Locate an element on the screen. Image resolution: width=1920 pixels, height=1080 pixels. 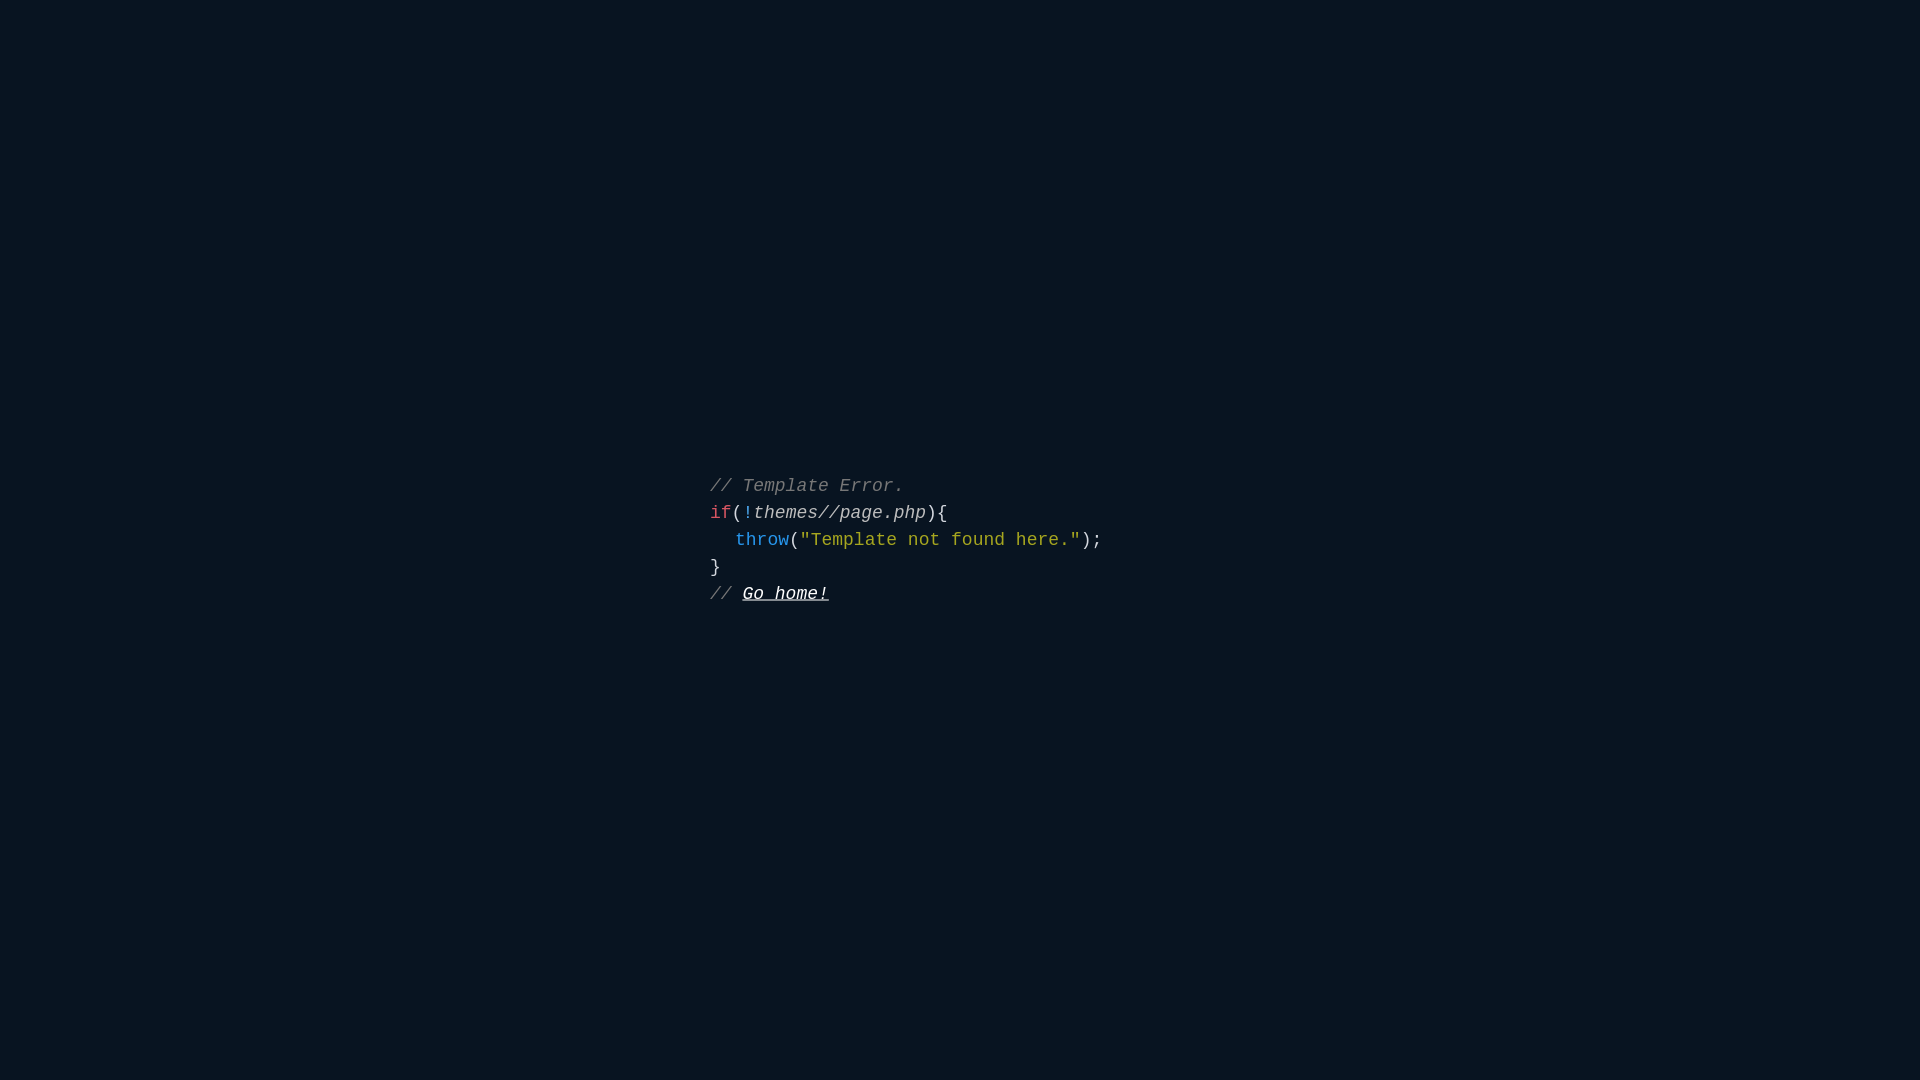
'Go home!' is located at coordinates (741, 593).